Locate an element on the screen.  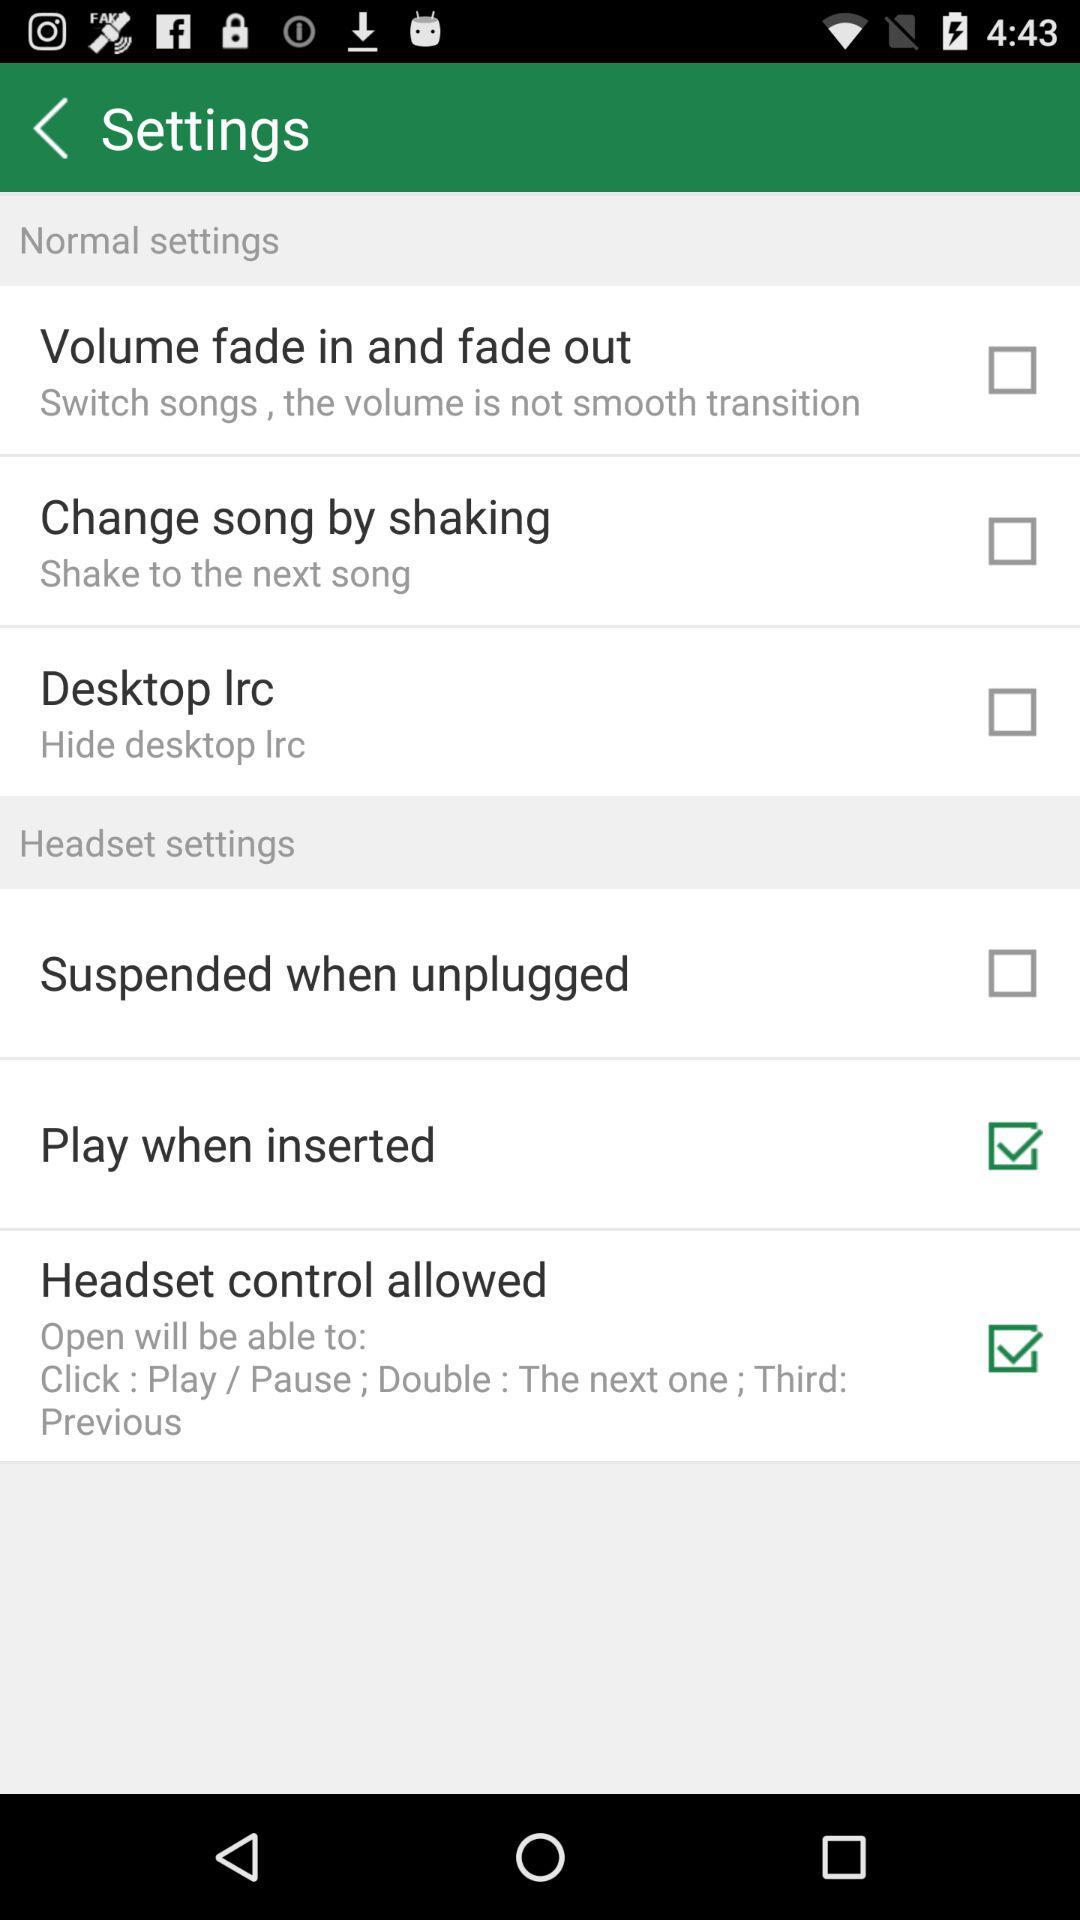
the normal settings item is located at coordinates (540, 239).